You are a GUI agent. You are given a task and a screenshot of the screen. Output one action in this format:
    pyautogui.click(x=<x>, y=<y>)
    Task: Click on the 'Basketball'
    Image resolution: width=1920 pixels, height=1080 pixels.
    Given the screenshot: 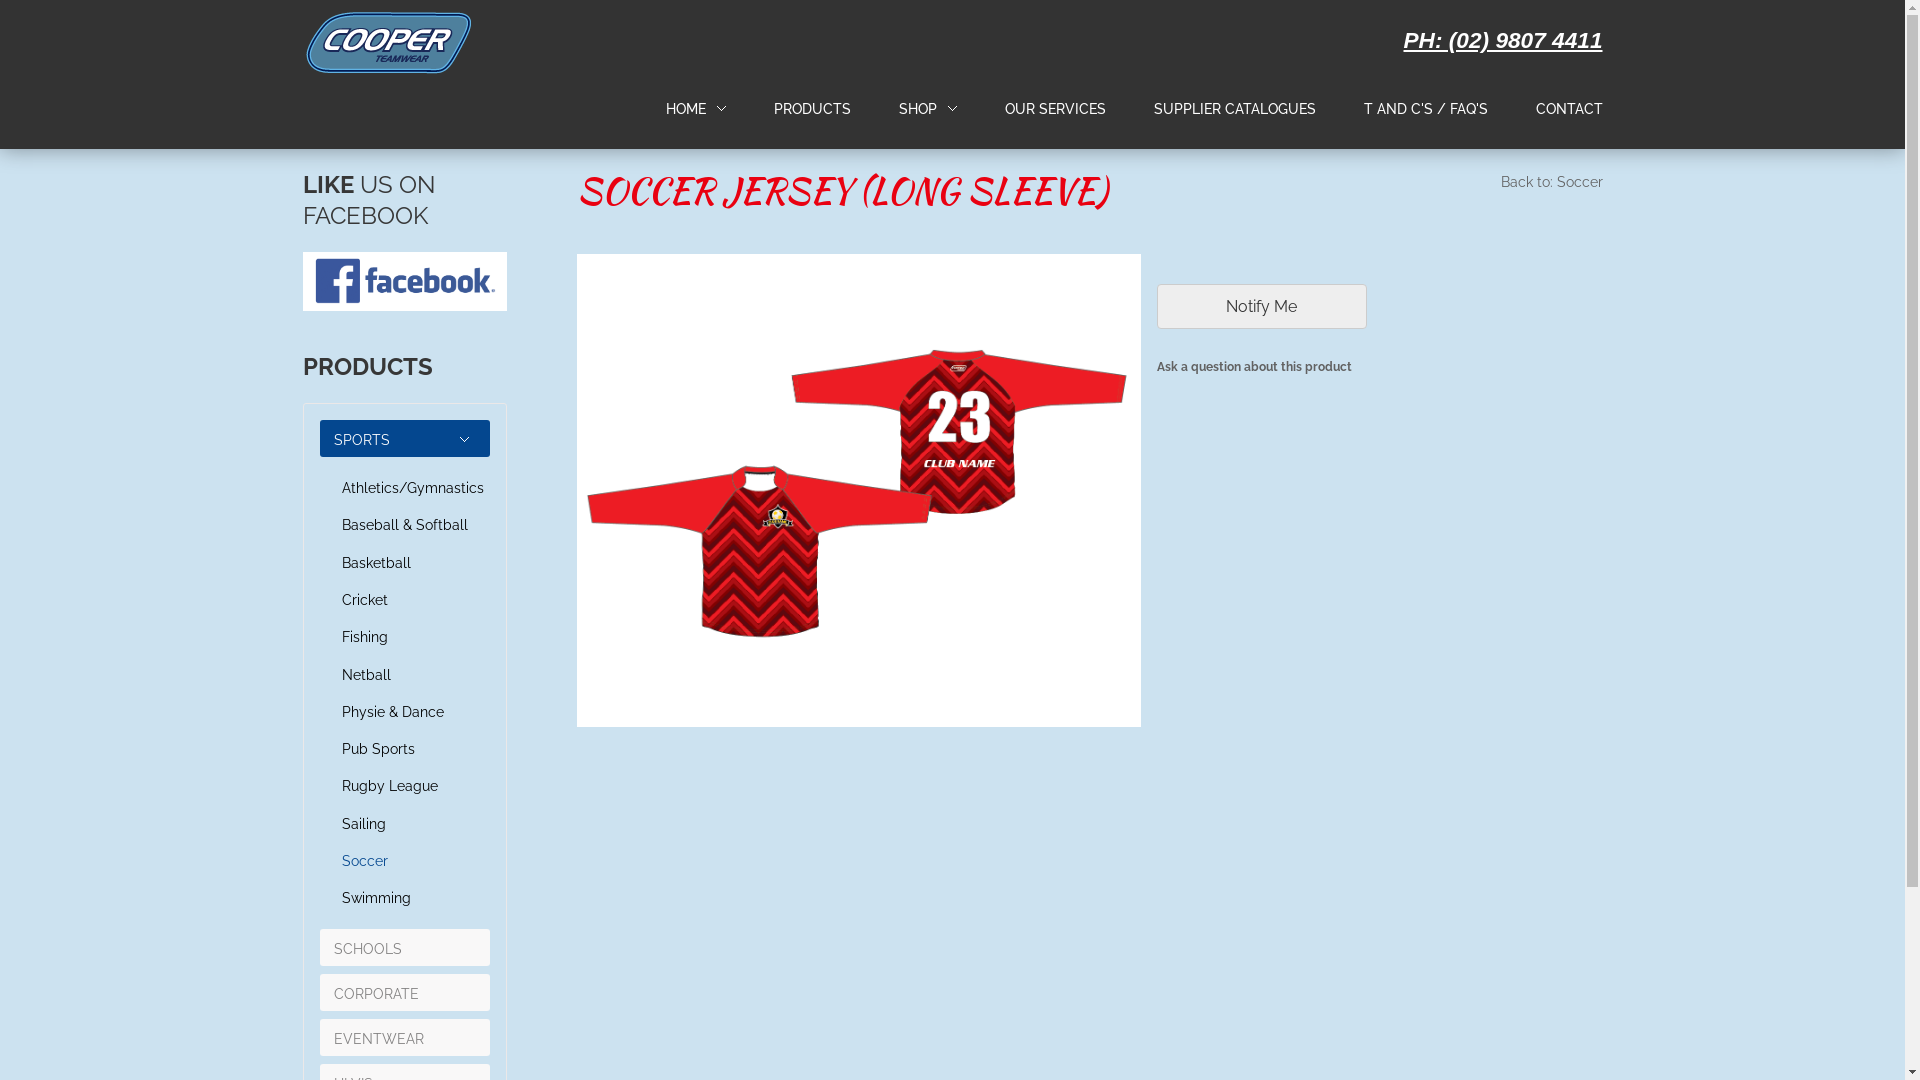 What is the action you would take?
    pyautogui.click(x=403, y=563)
    